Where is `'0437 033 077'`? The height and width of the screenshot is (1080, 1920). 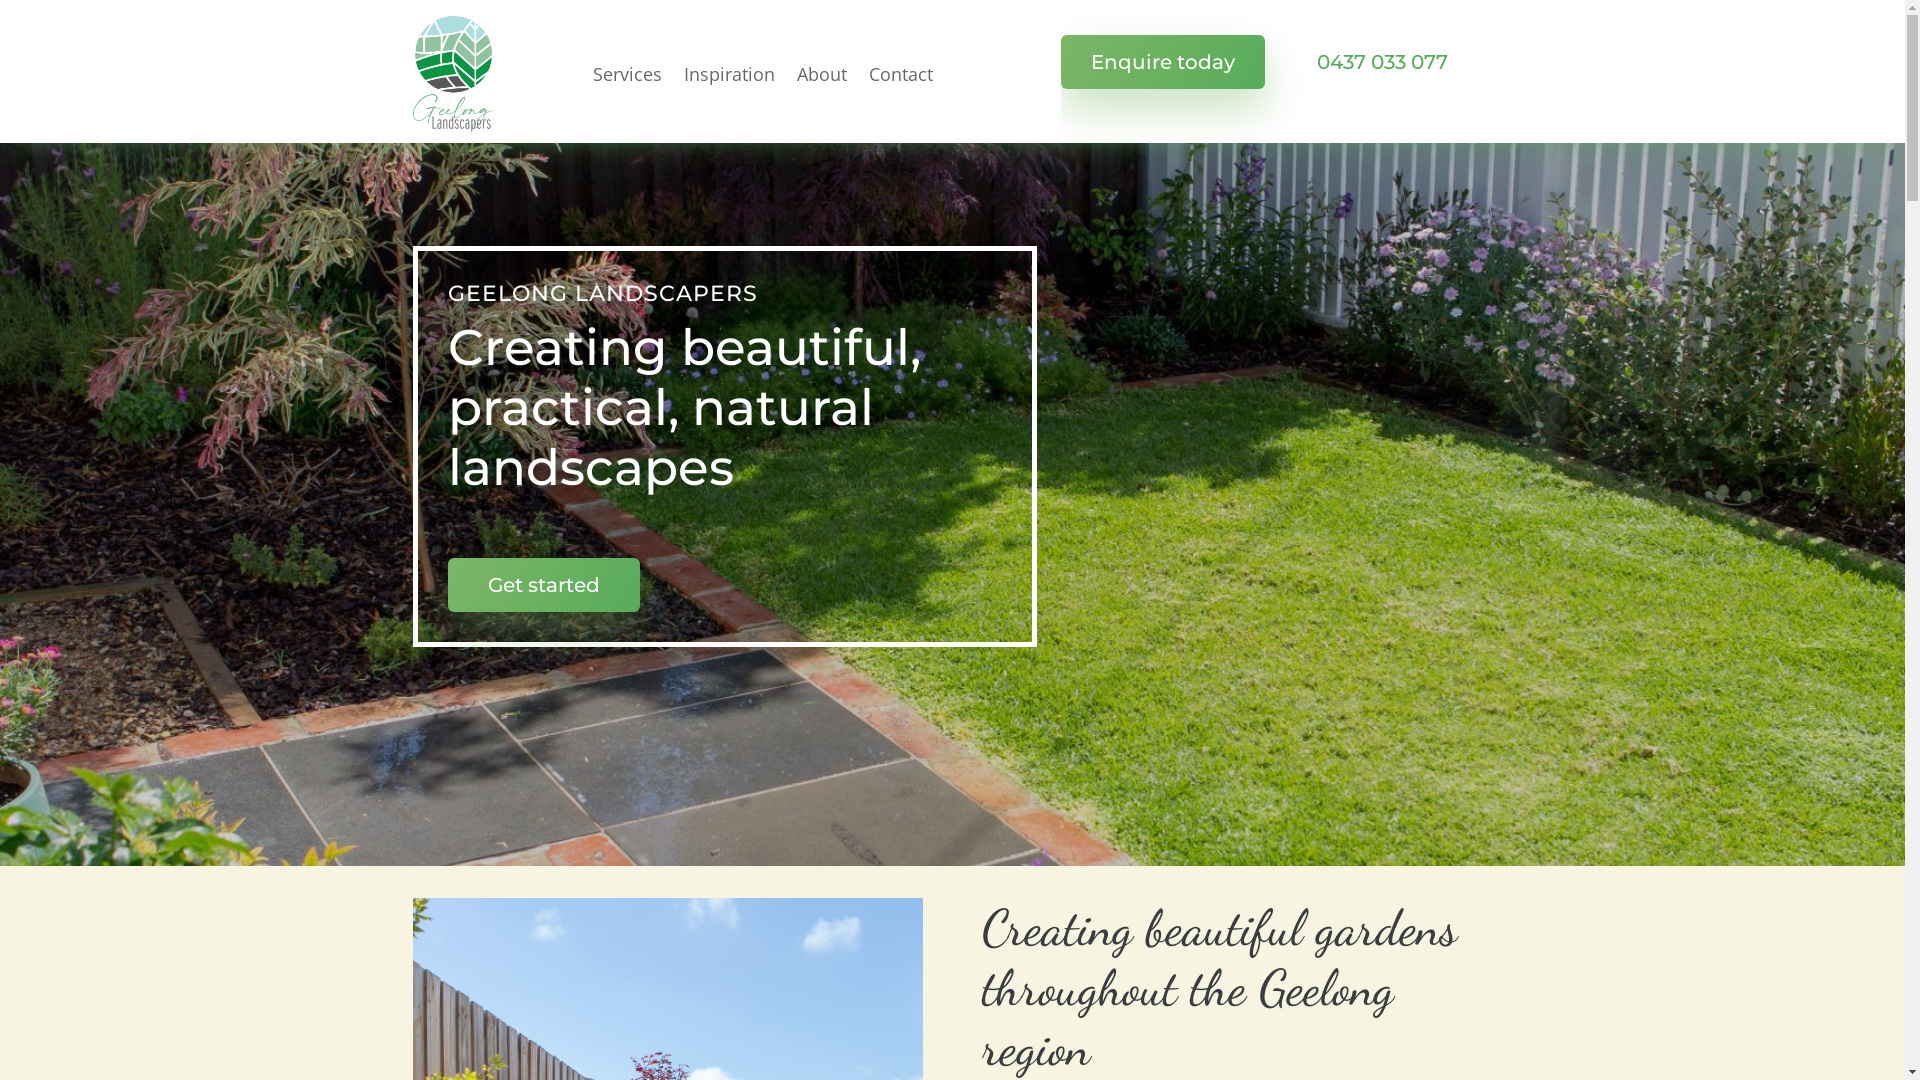
'0437 033 077' is located at coordinates (1380, 60).